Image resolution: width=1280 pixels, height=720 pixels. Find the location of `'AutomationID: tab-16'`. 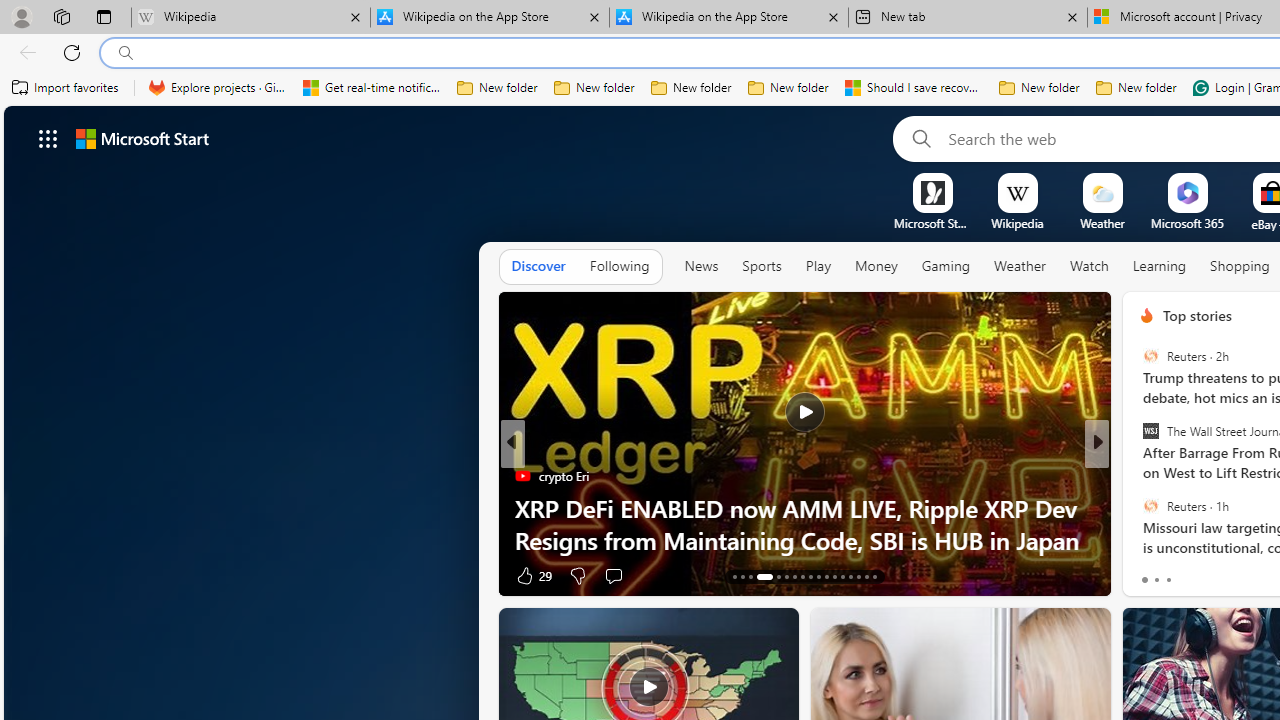

'AutomationID: tab-16' is located at coordinates (757, 577).